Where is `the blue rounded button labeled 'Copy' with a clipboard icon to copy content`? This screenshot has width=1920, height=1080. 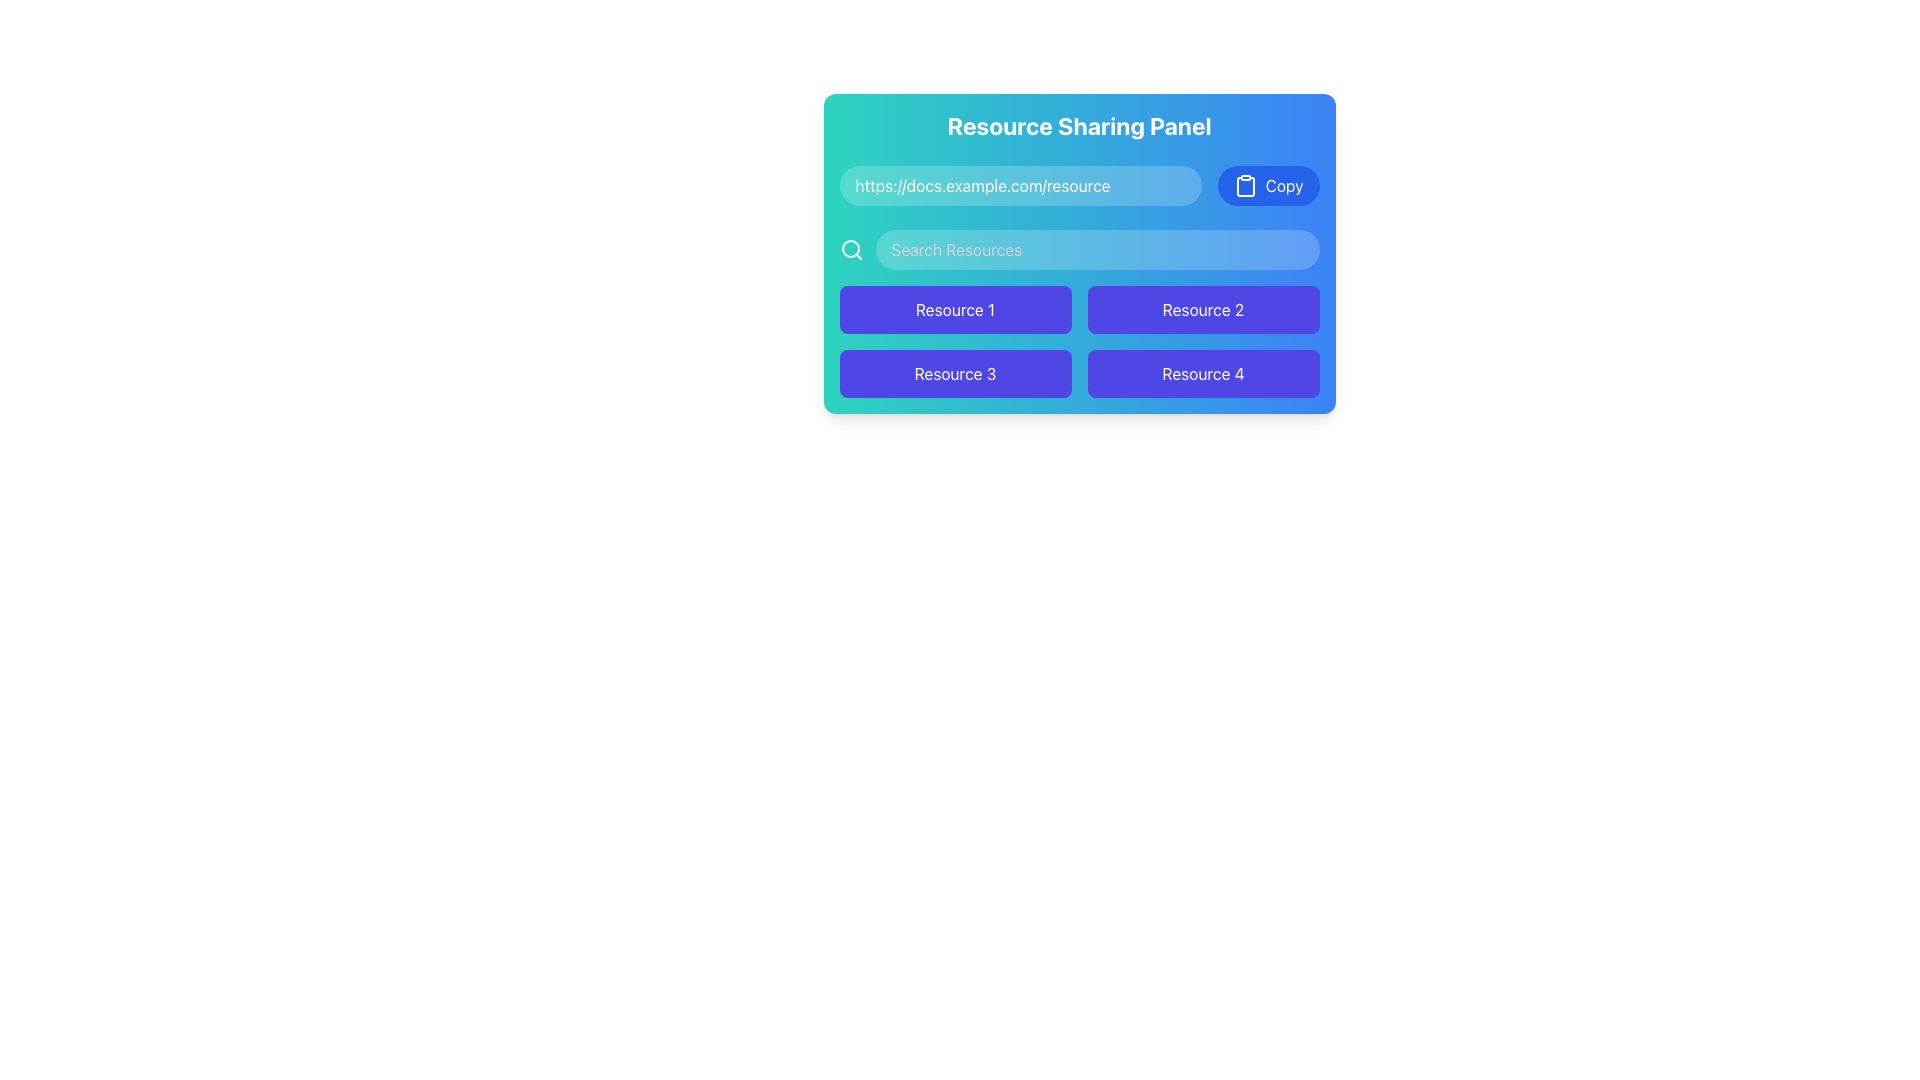
the blue rounded button labeled 'Copy' with a clipboard icon to copy content is located at coordinates (1266, 185).